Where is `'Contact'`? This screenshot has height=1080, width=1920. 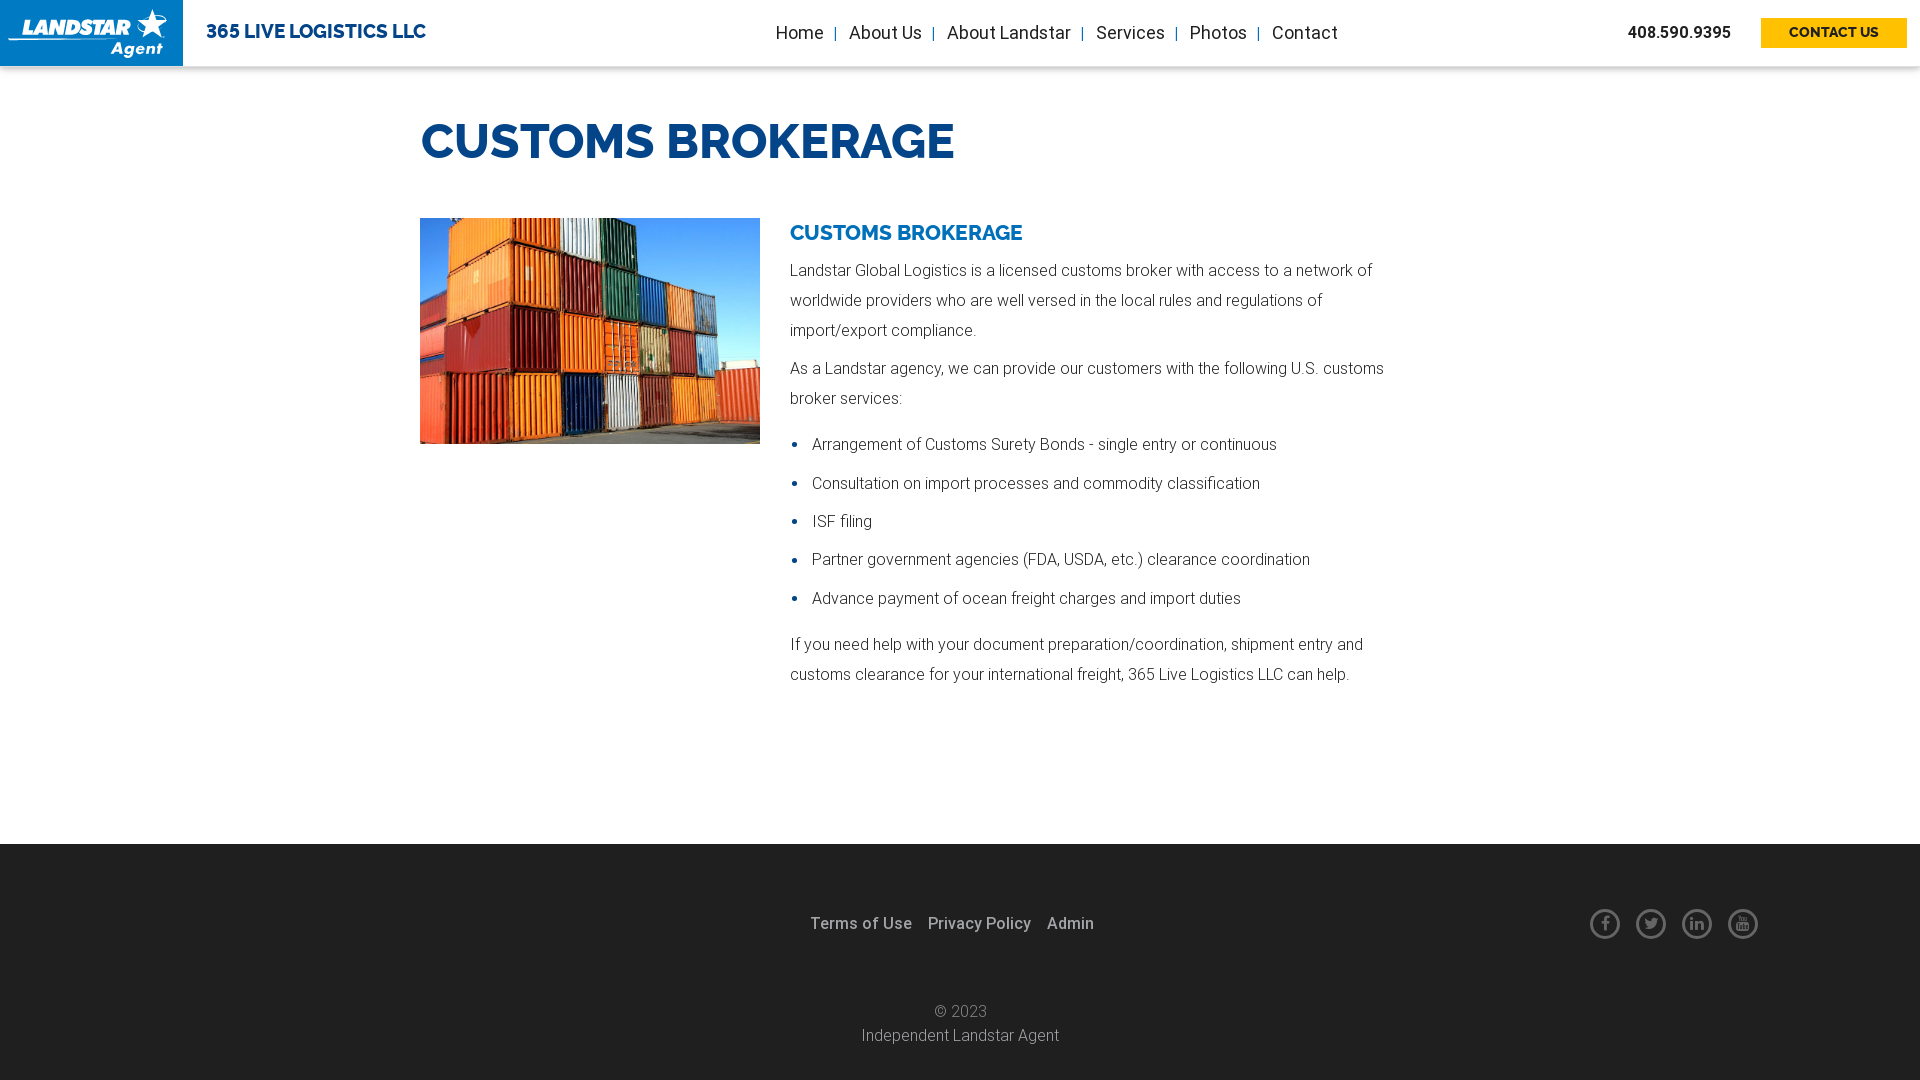
'Contact' is located at coordinates (1303, 32).